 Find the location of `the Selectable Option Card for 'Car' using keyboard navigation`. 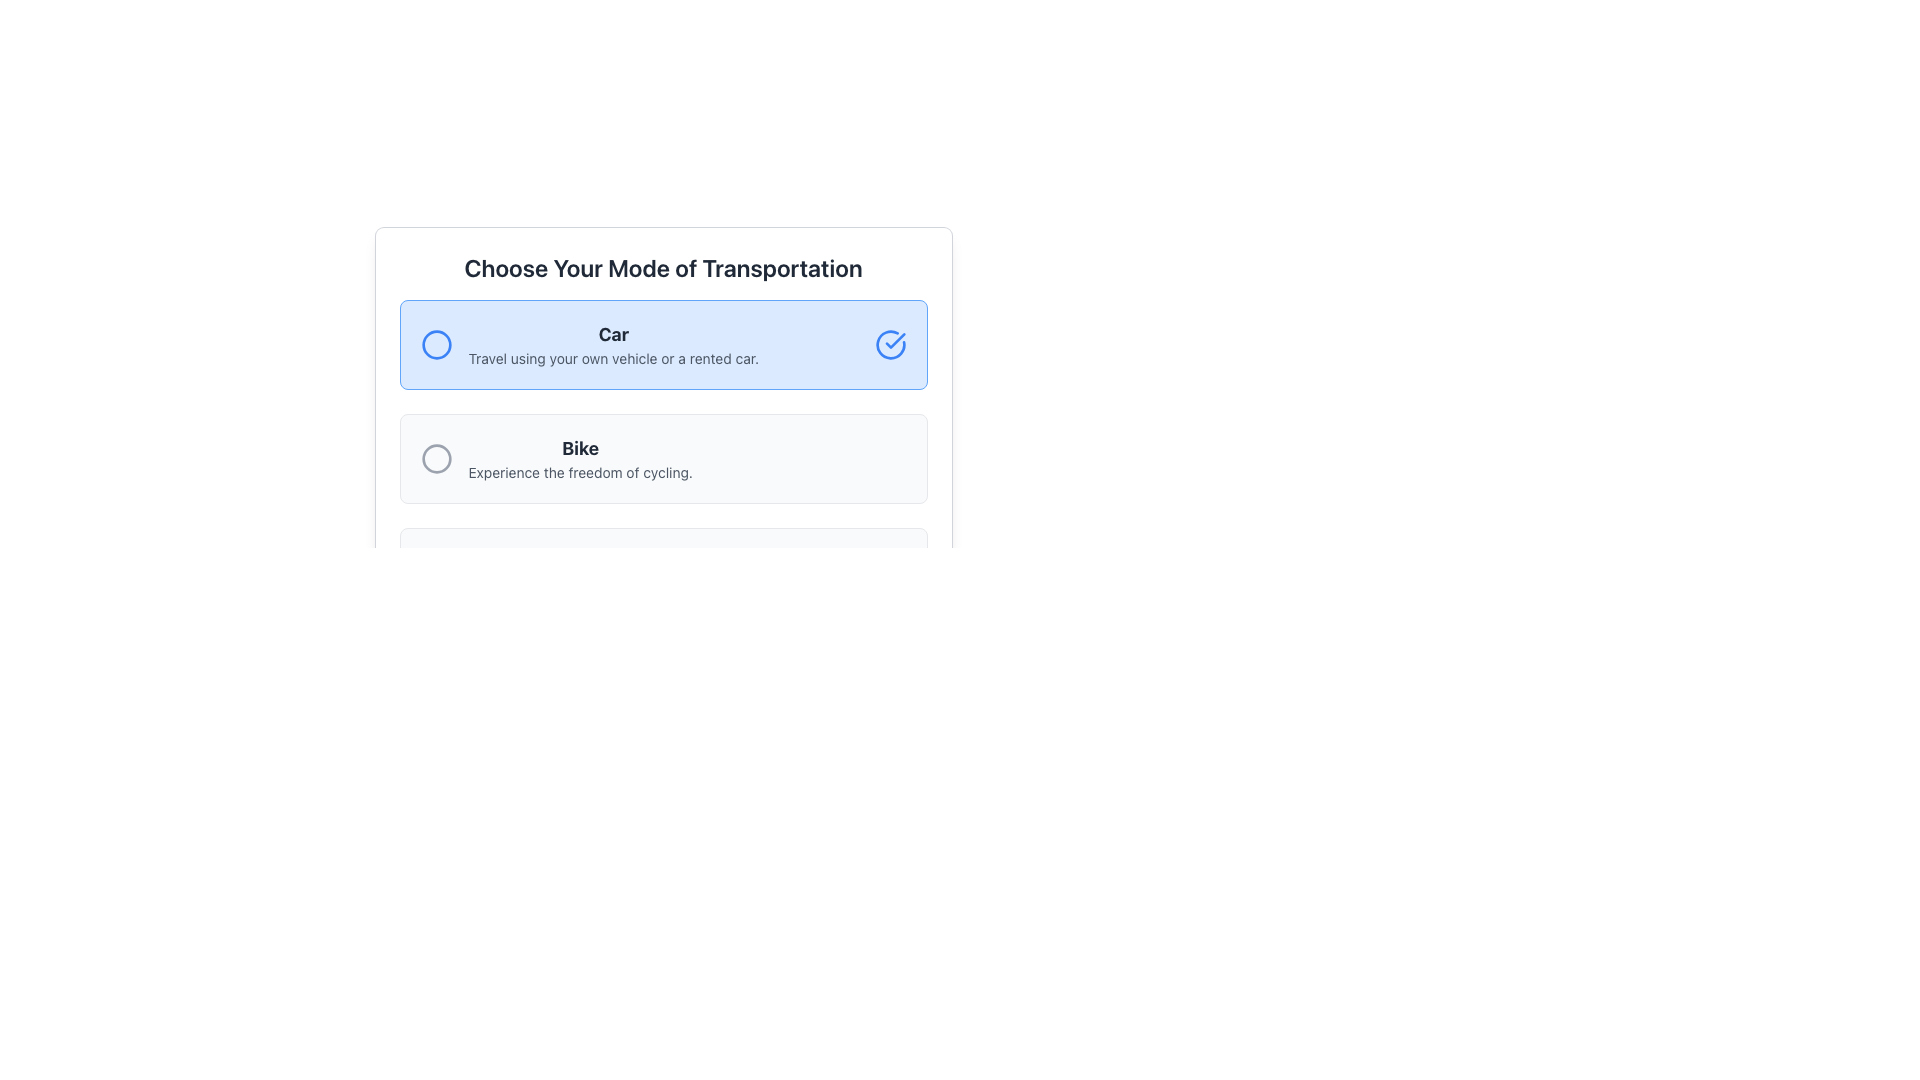

the Selectable Option Card for 'Car' using keyboard navigation is located at coordinates (663, 343).